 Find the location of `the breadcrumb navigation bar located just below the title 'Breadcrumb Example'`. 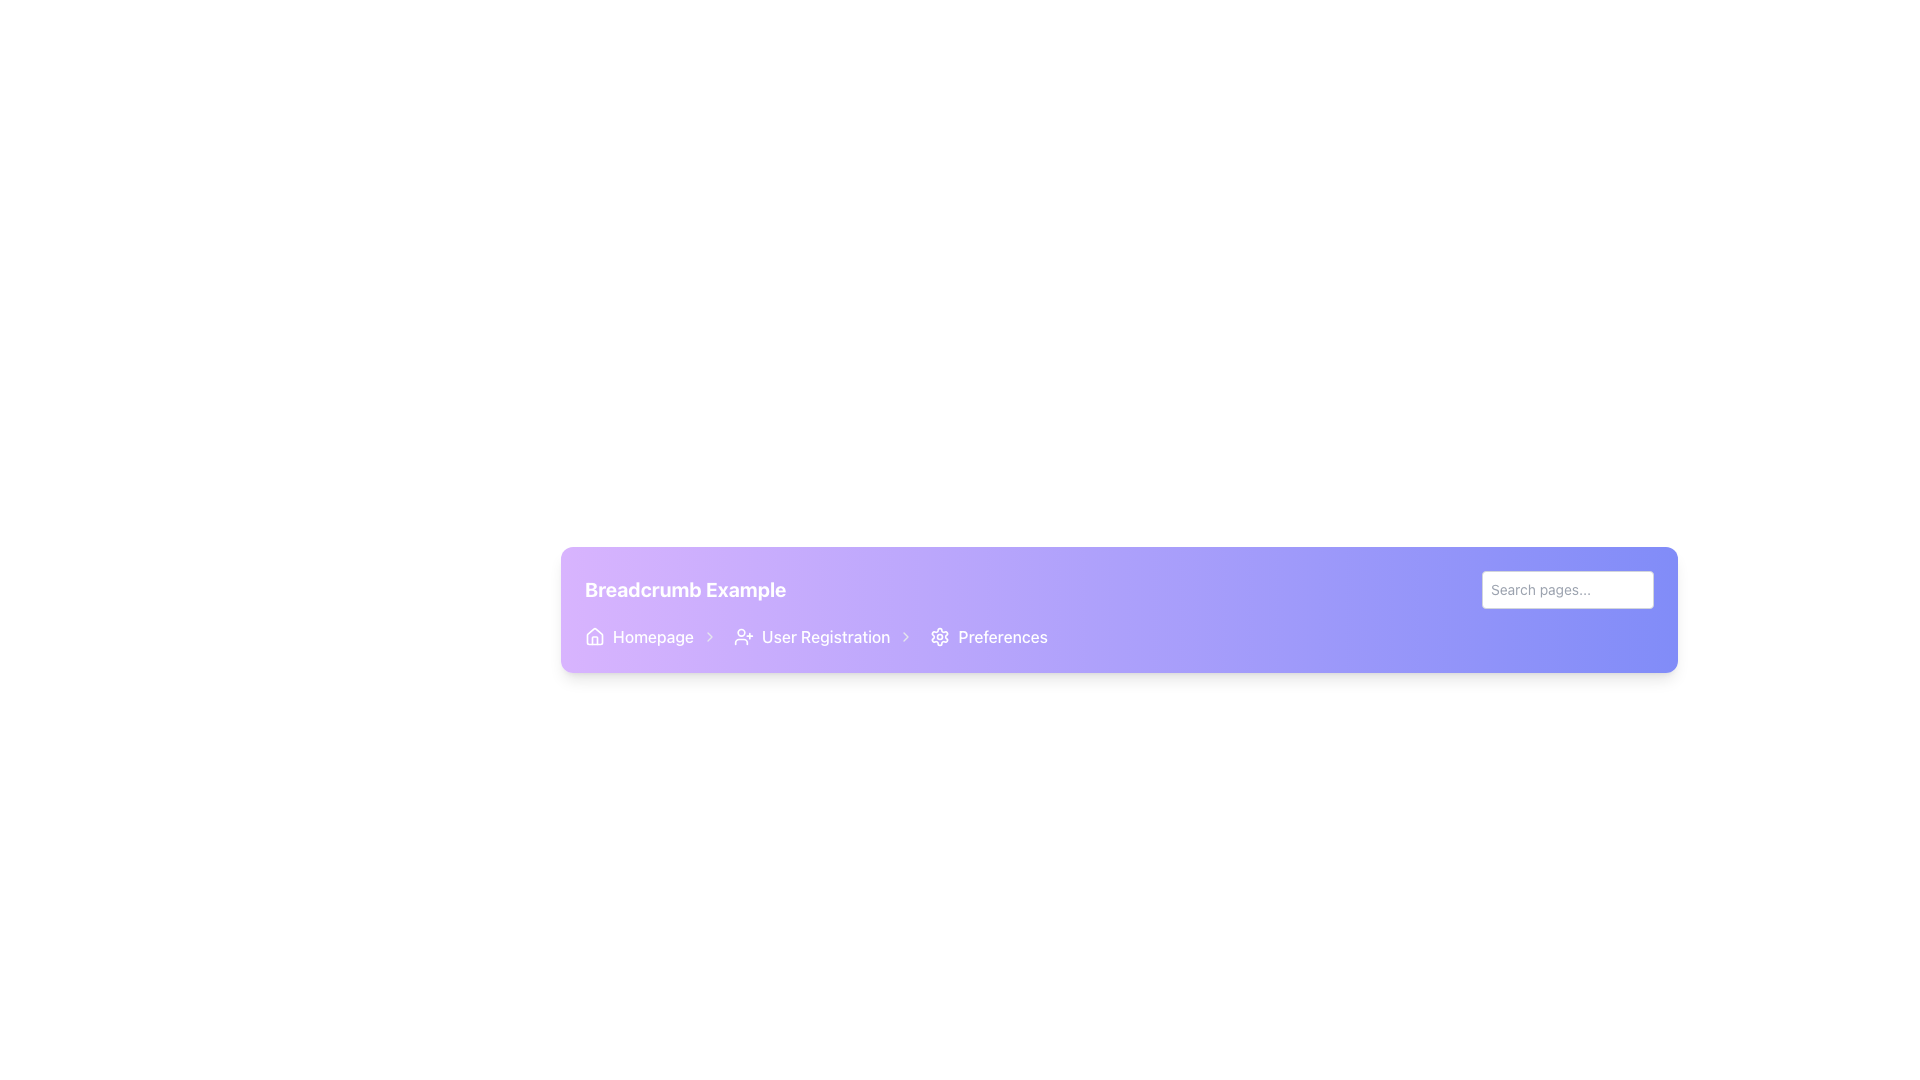

the breadcrumb navigation bar located just below the title 'Breadcrumb Example' is located at coordinates (816, 636).